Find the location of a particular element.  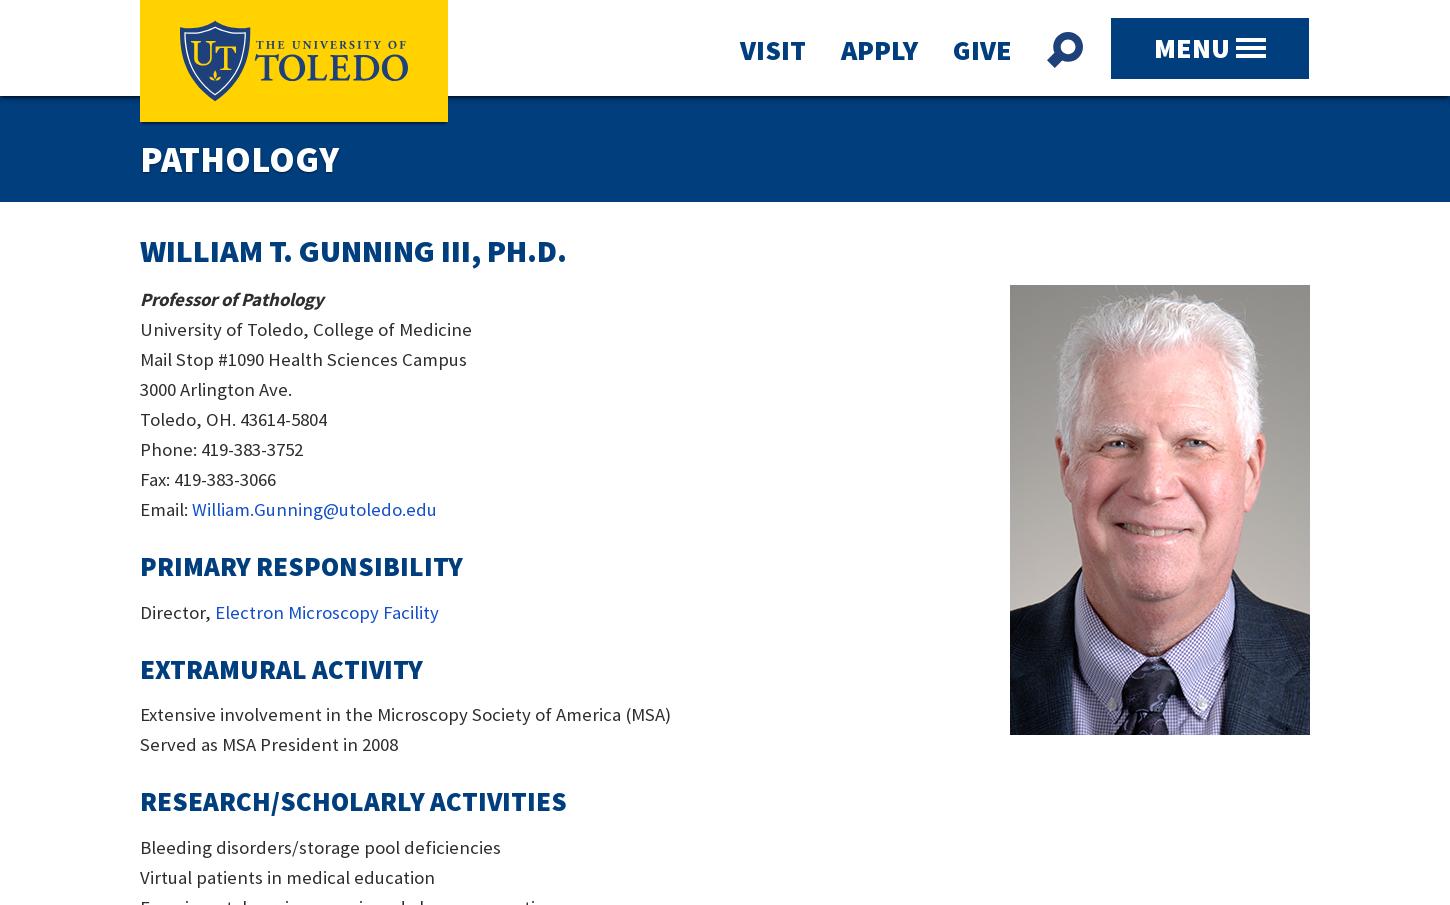

'Toledo, OH. 43614-5804' is located at coordinates (232, 418).